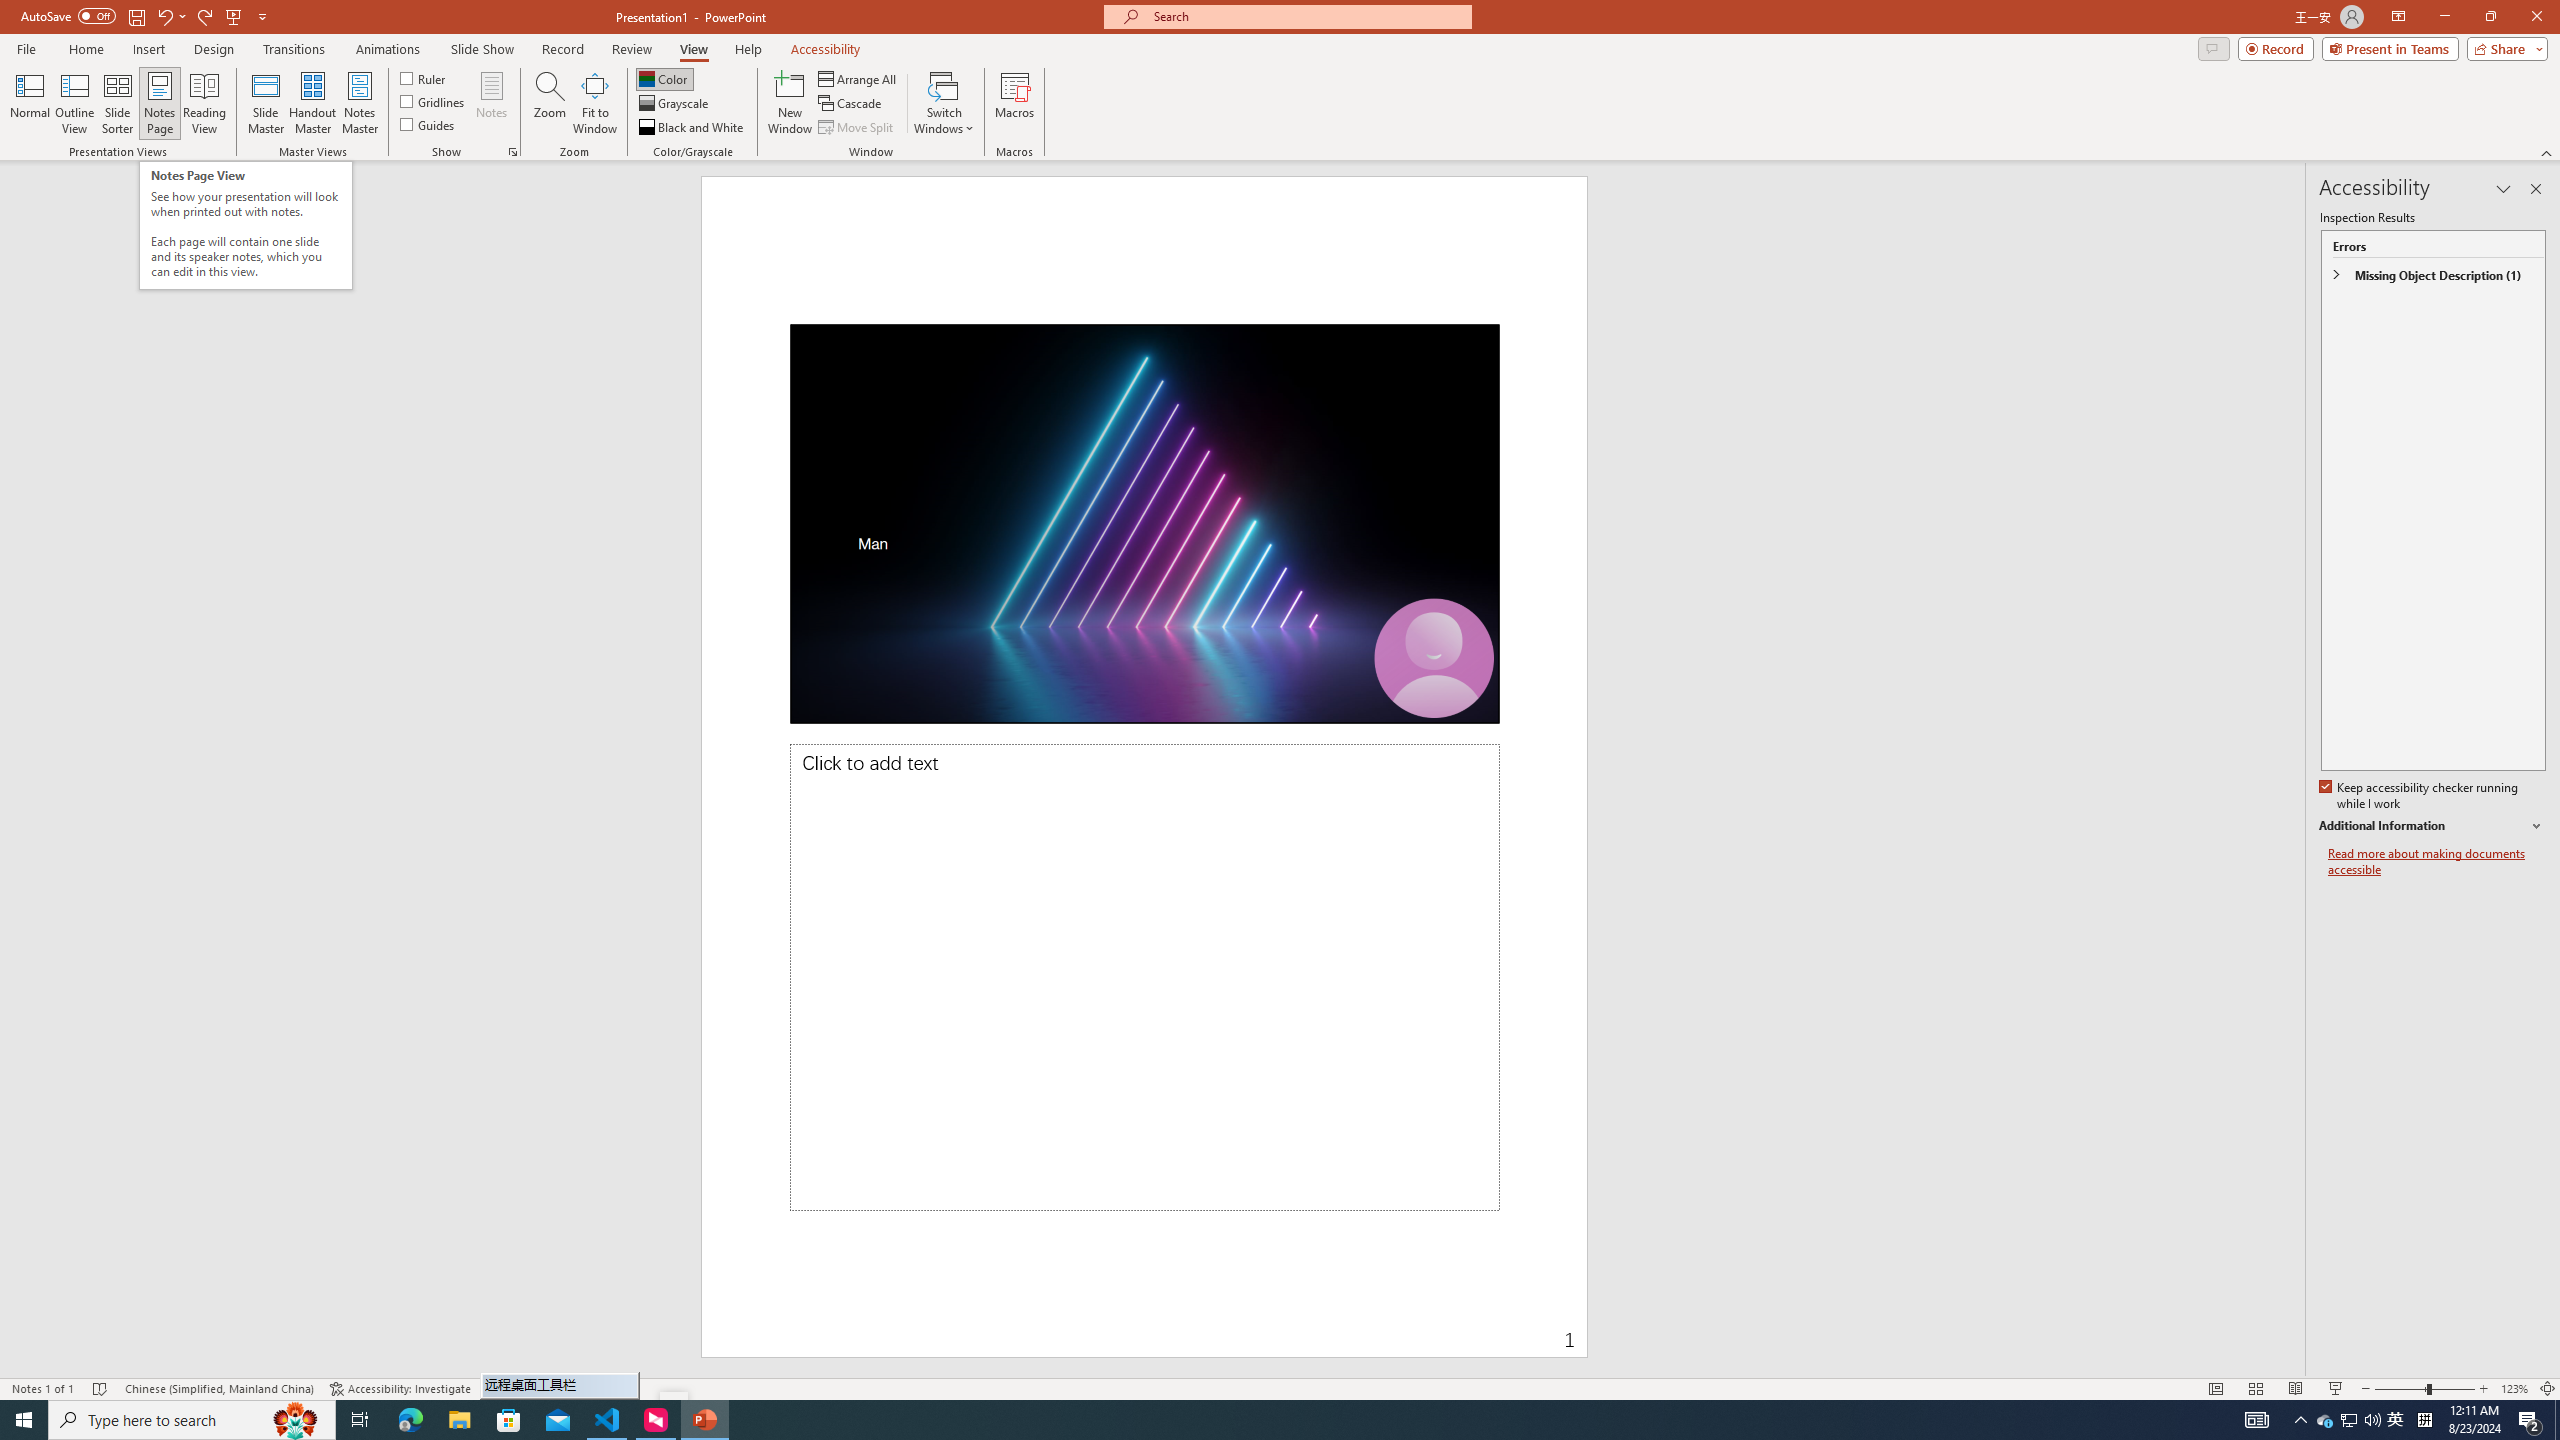 The width and height of the screenshot is (2560, 1440). I want to click on 'Notes', so click(490, 103).